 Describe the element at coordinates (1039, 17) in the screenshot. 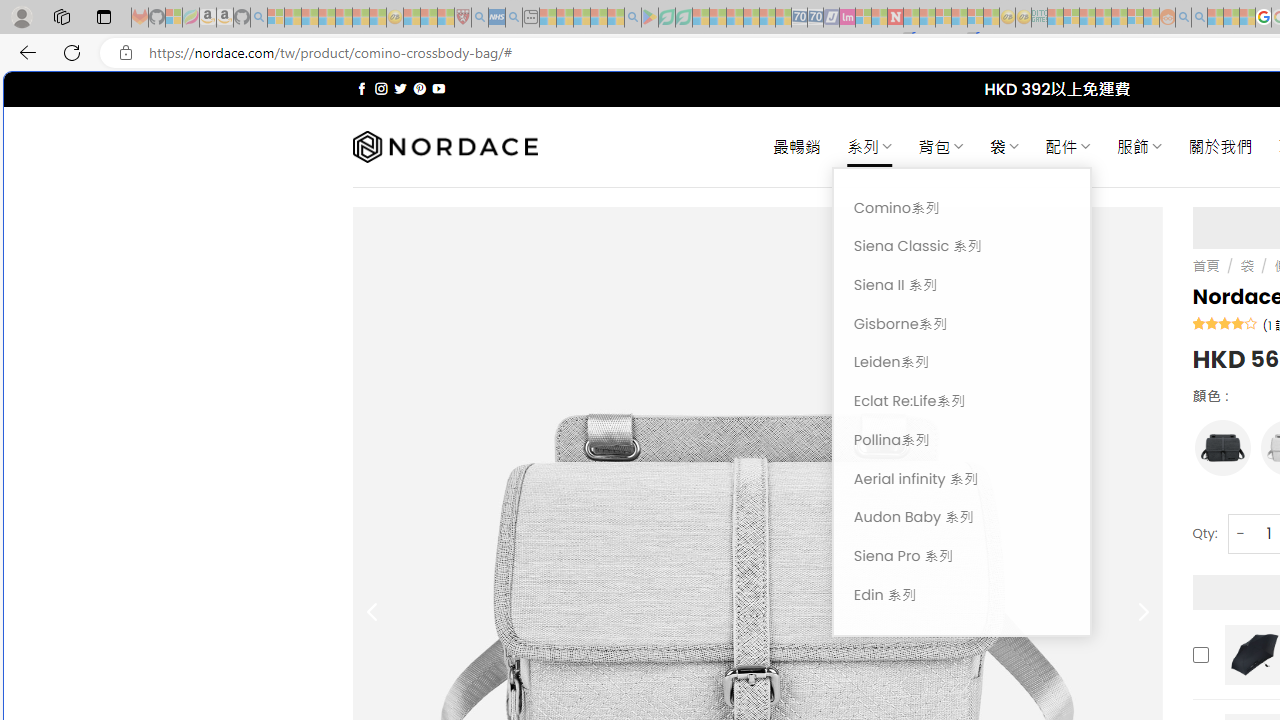

I see `'DITOGAMES AG Imprint - Sleeping'` at that location.